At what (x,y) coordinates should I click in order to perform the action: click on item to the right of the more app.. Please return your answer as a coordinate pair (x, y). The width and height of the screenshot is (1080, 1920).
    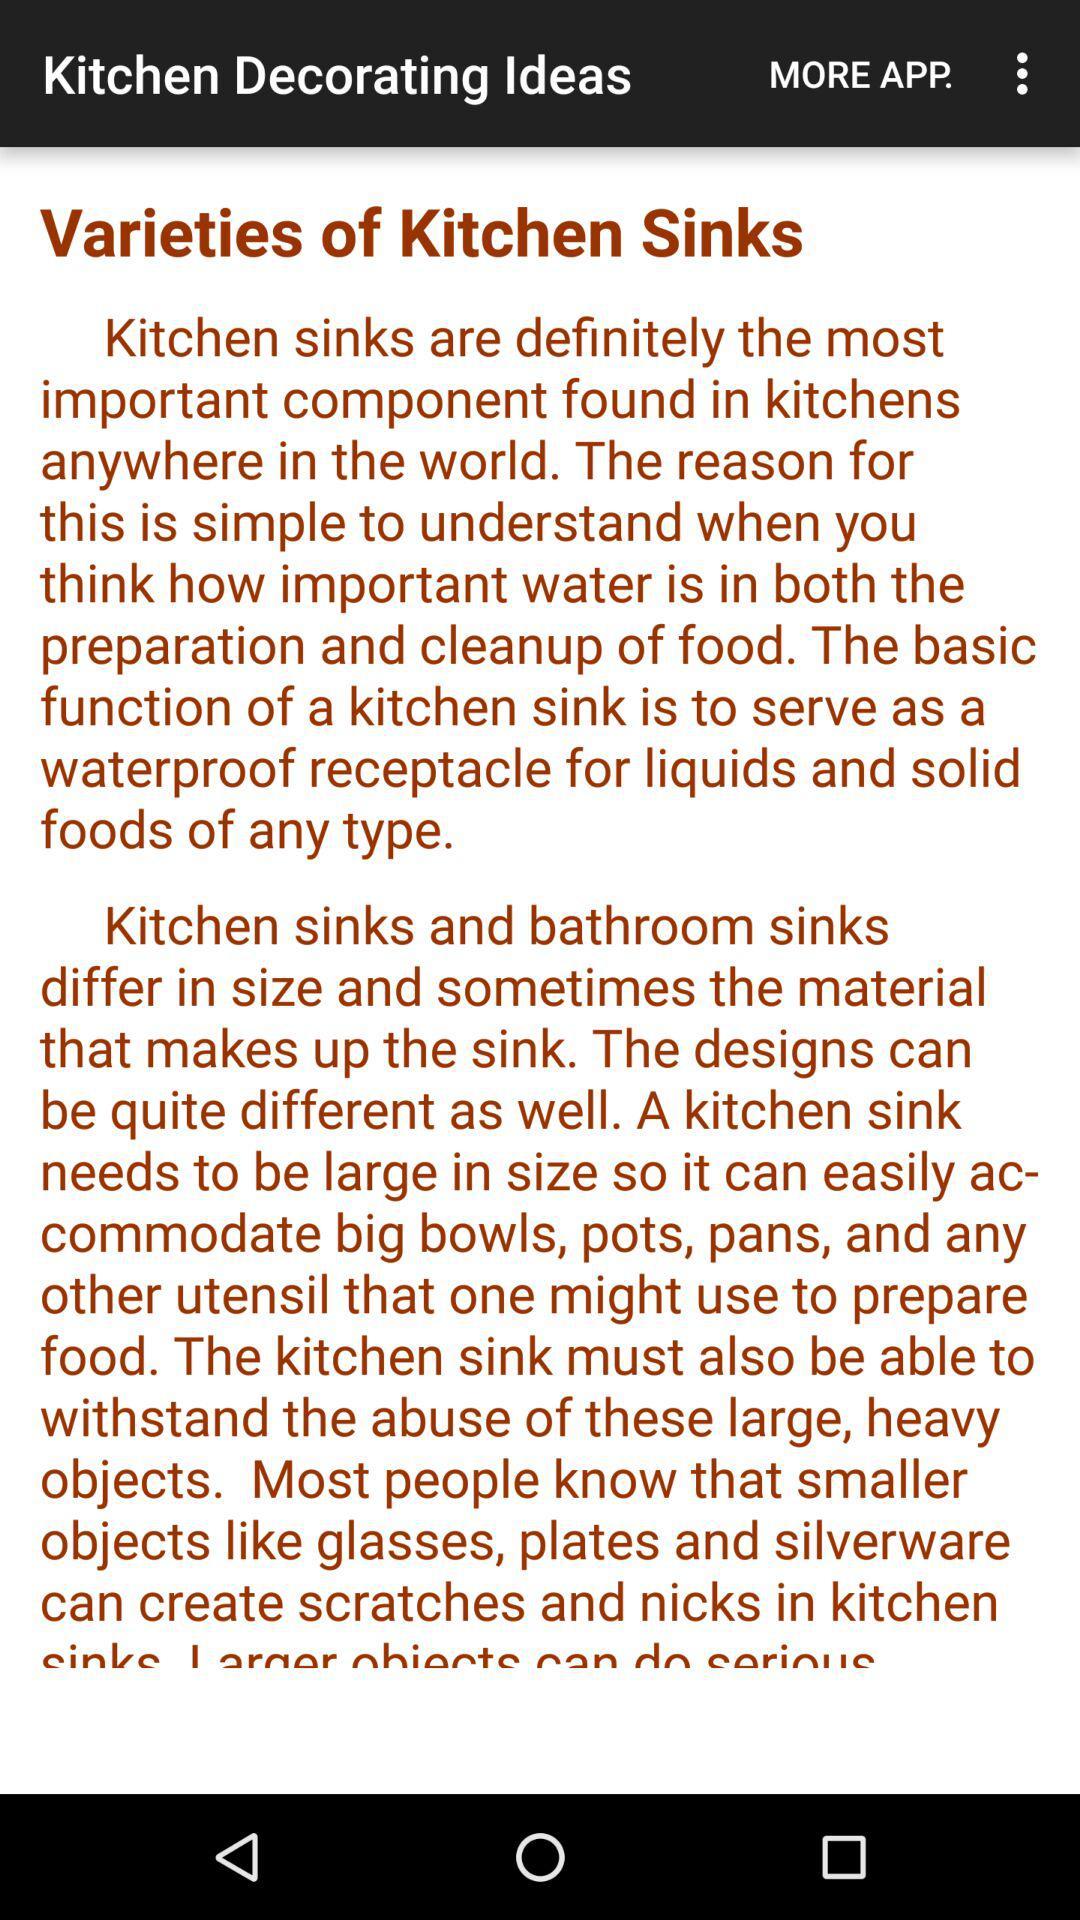
    Looking at the image, I should click on (1027, 73).